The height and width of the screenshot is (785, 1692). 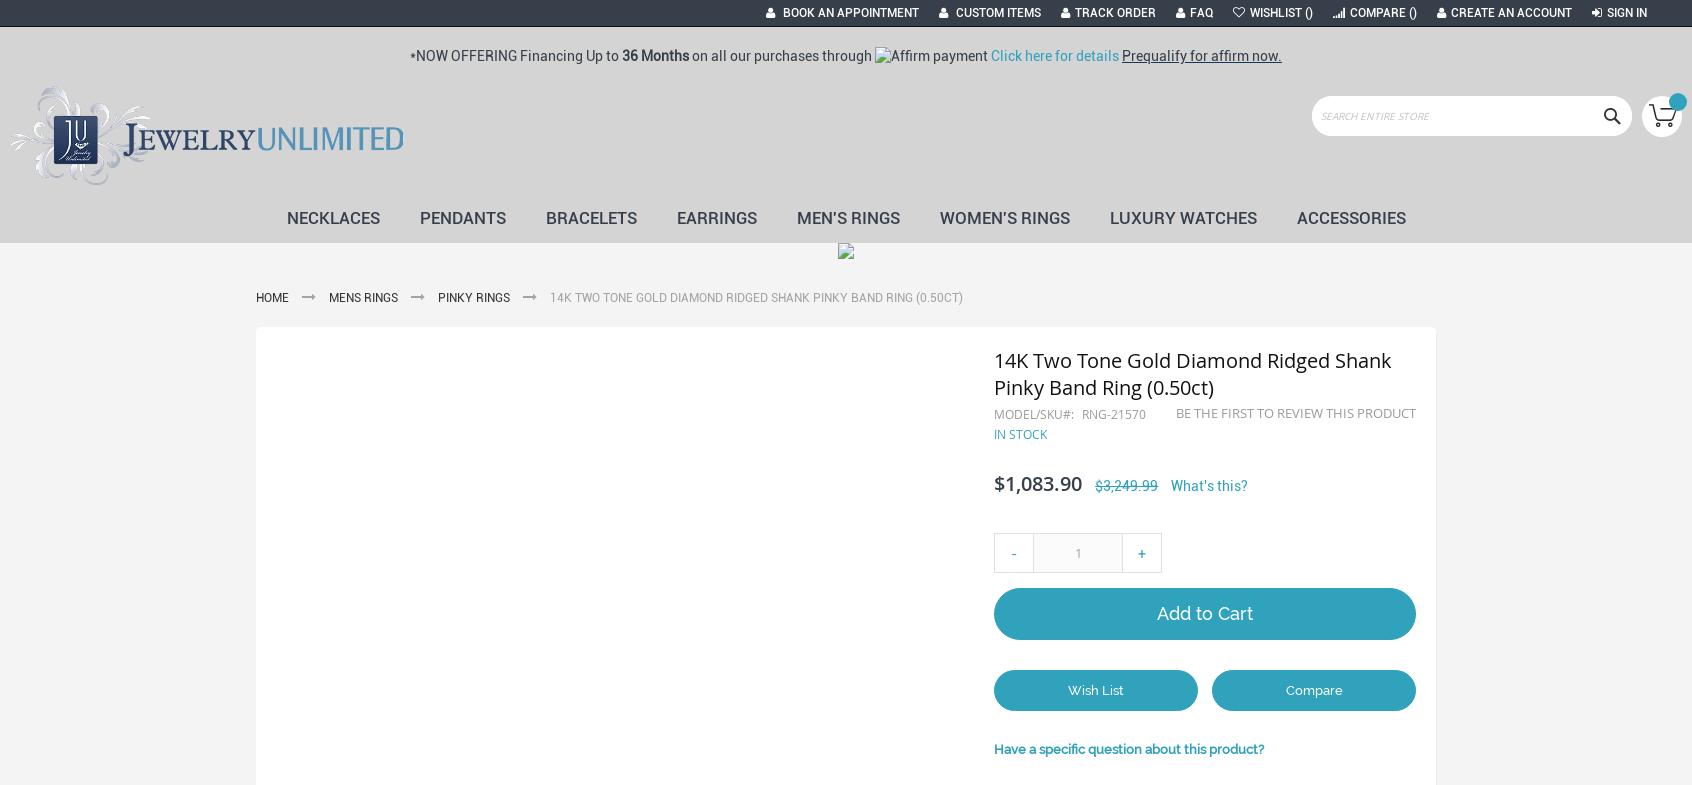 I want to click on 'on all our purchases through', so click(x=782, y=54).